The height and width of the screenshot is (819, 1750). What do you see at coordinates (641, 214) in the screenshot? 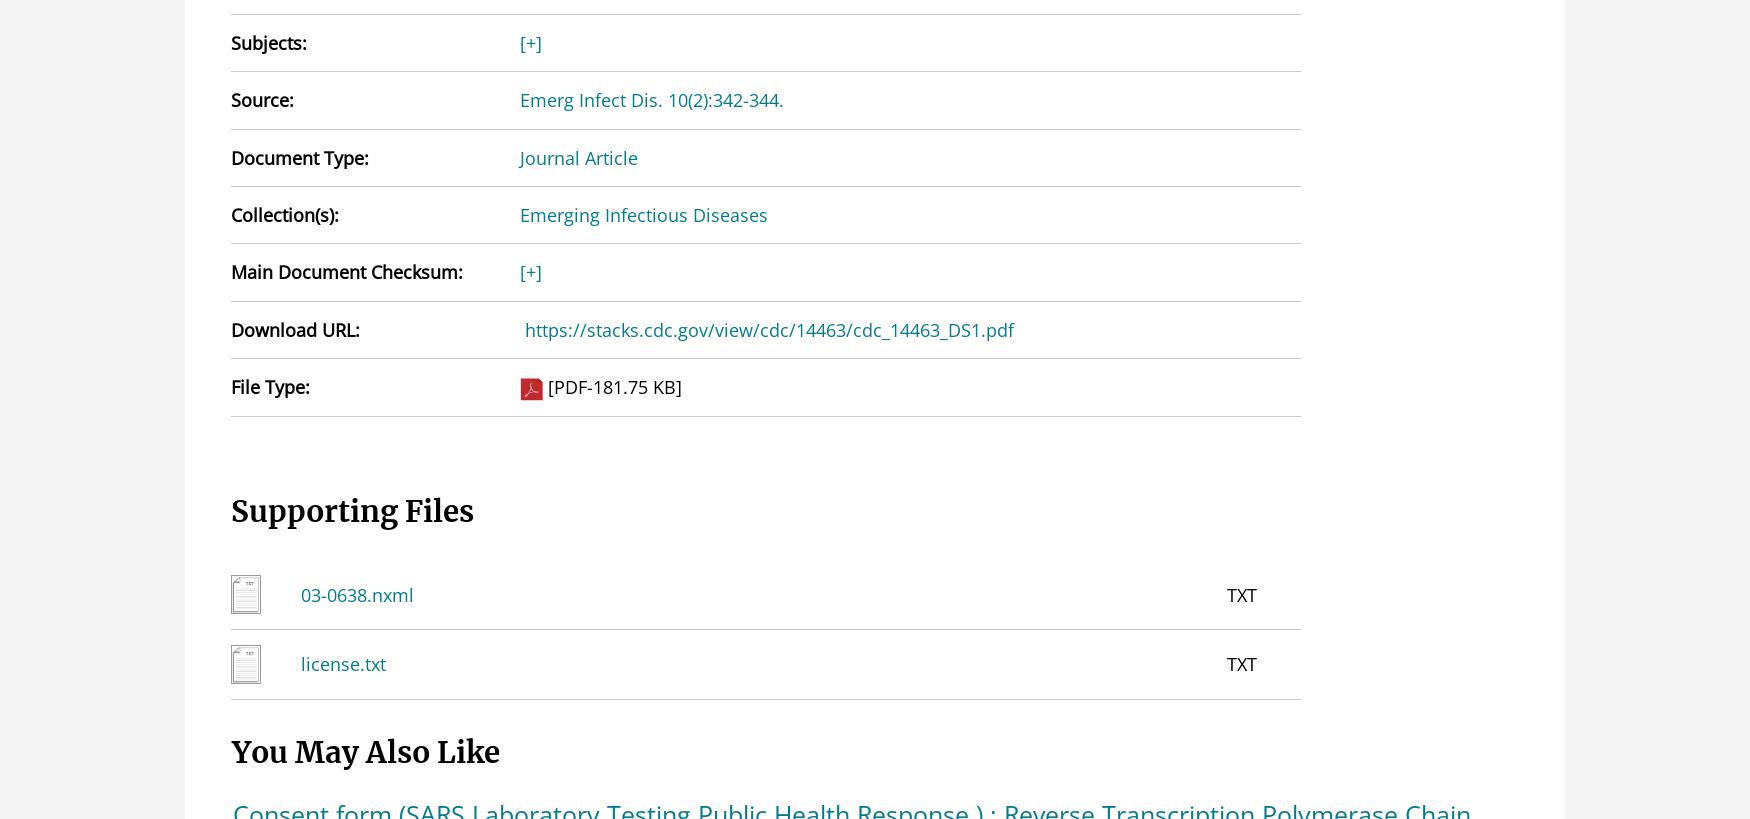
I see `'Emerging Infectious Diseases'` at bounding box center [641, 214].